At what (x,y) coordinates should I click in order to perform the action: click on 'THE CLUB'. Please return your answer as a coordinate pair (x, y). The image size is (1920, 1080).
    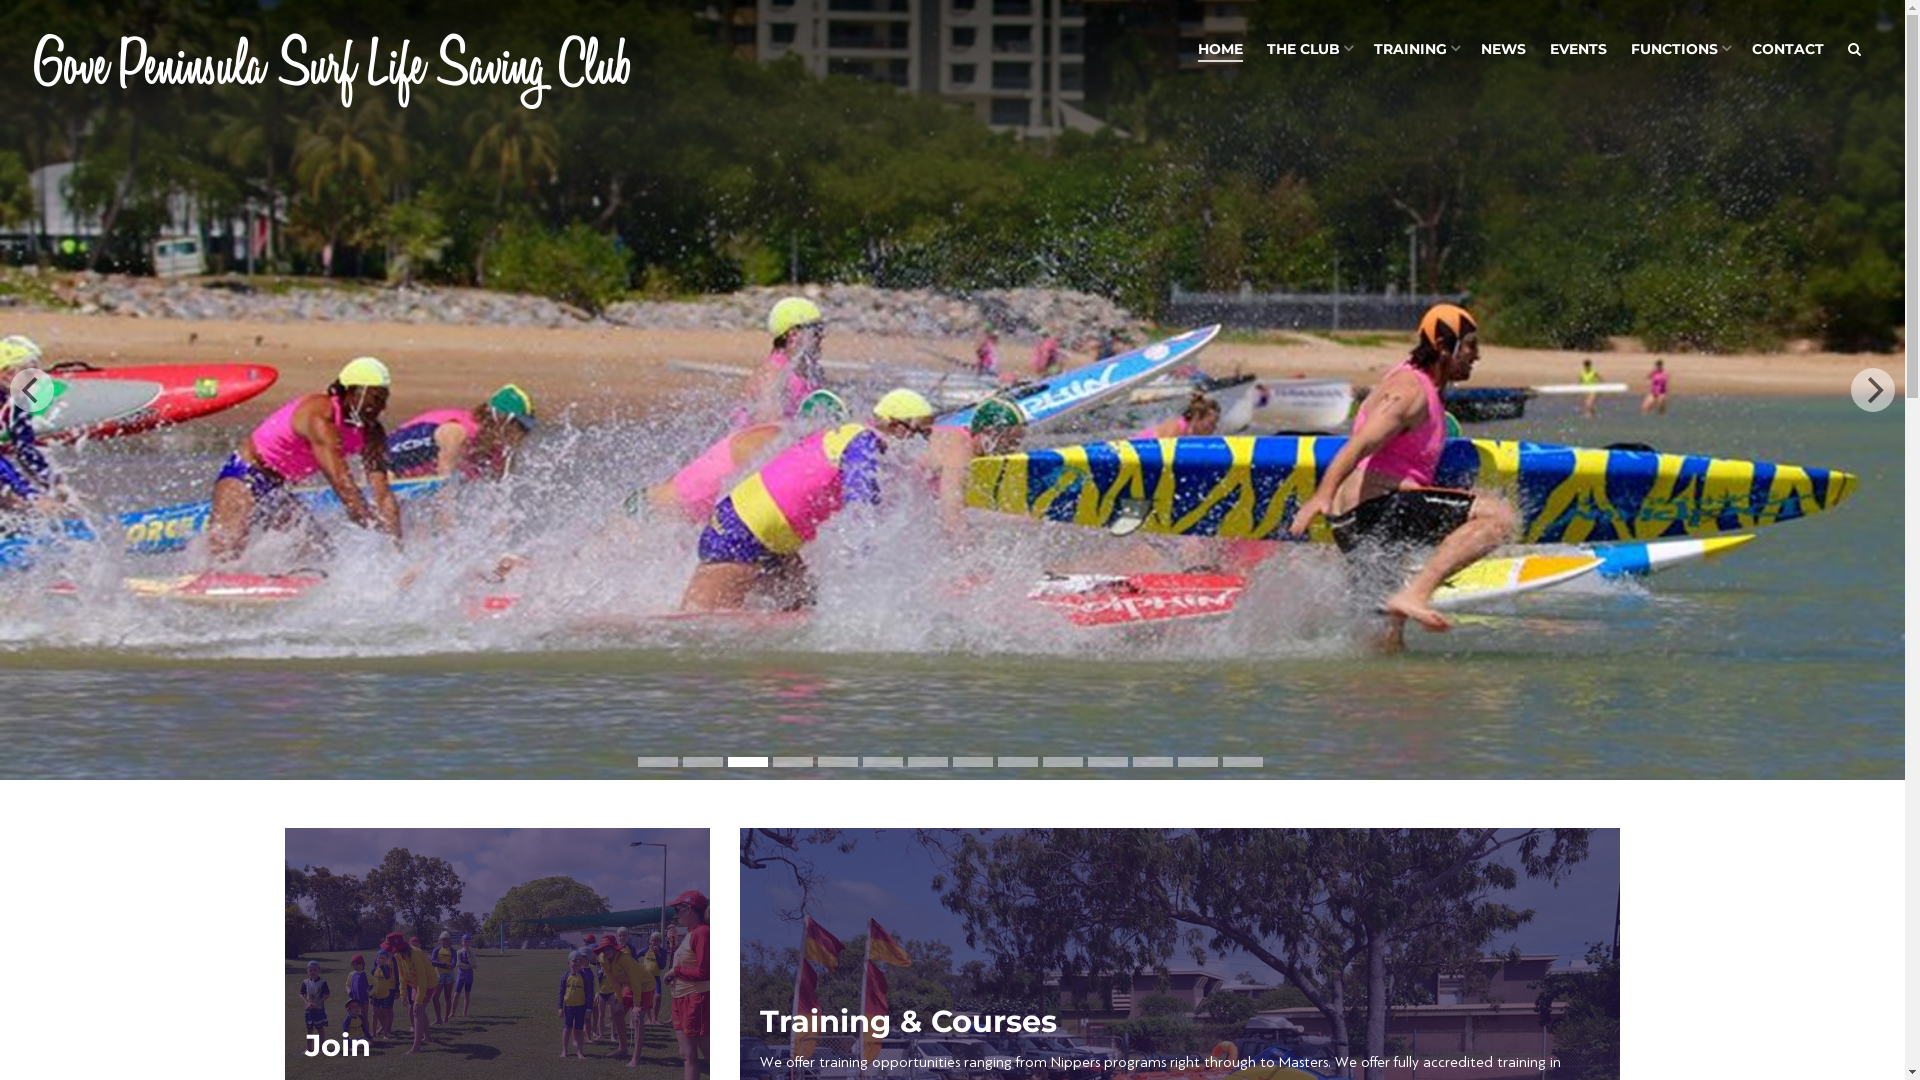
    Looking at the image, I should click on (1253, 48).